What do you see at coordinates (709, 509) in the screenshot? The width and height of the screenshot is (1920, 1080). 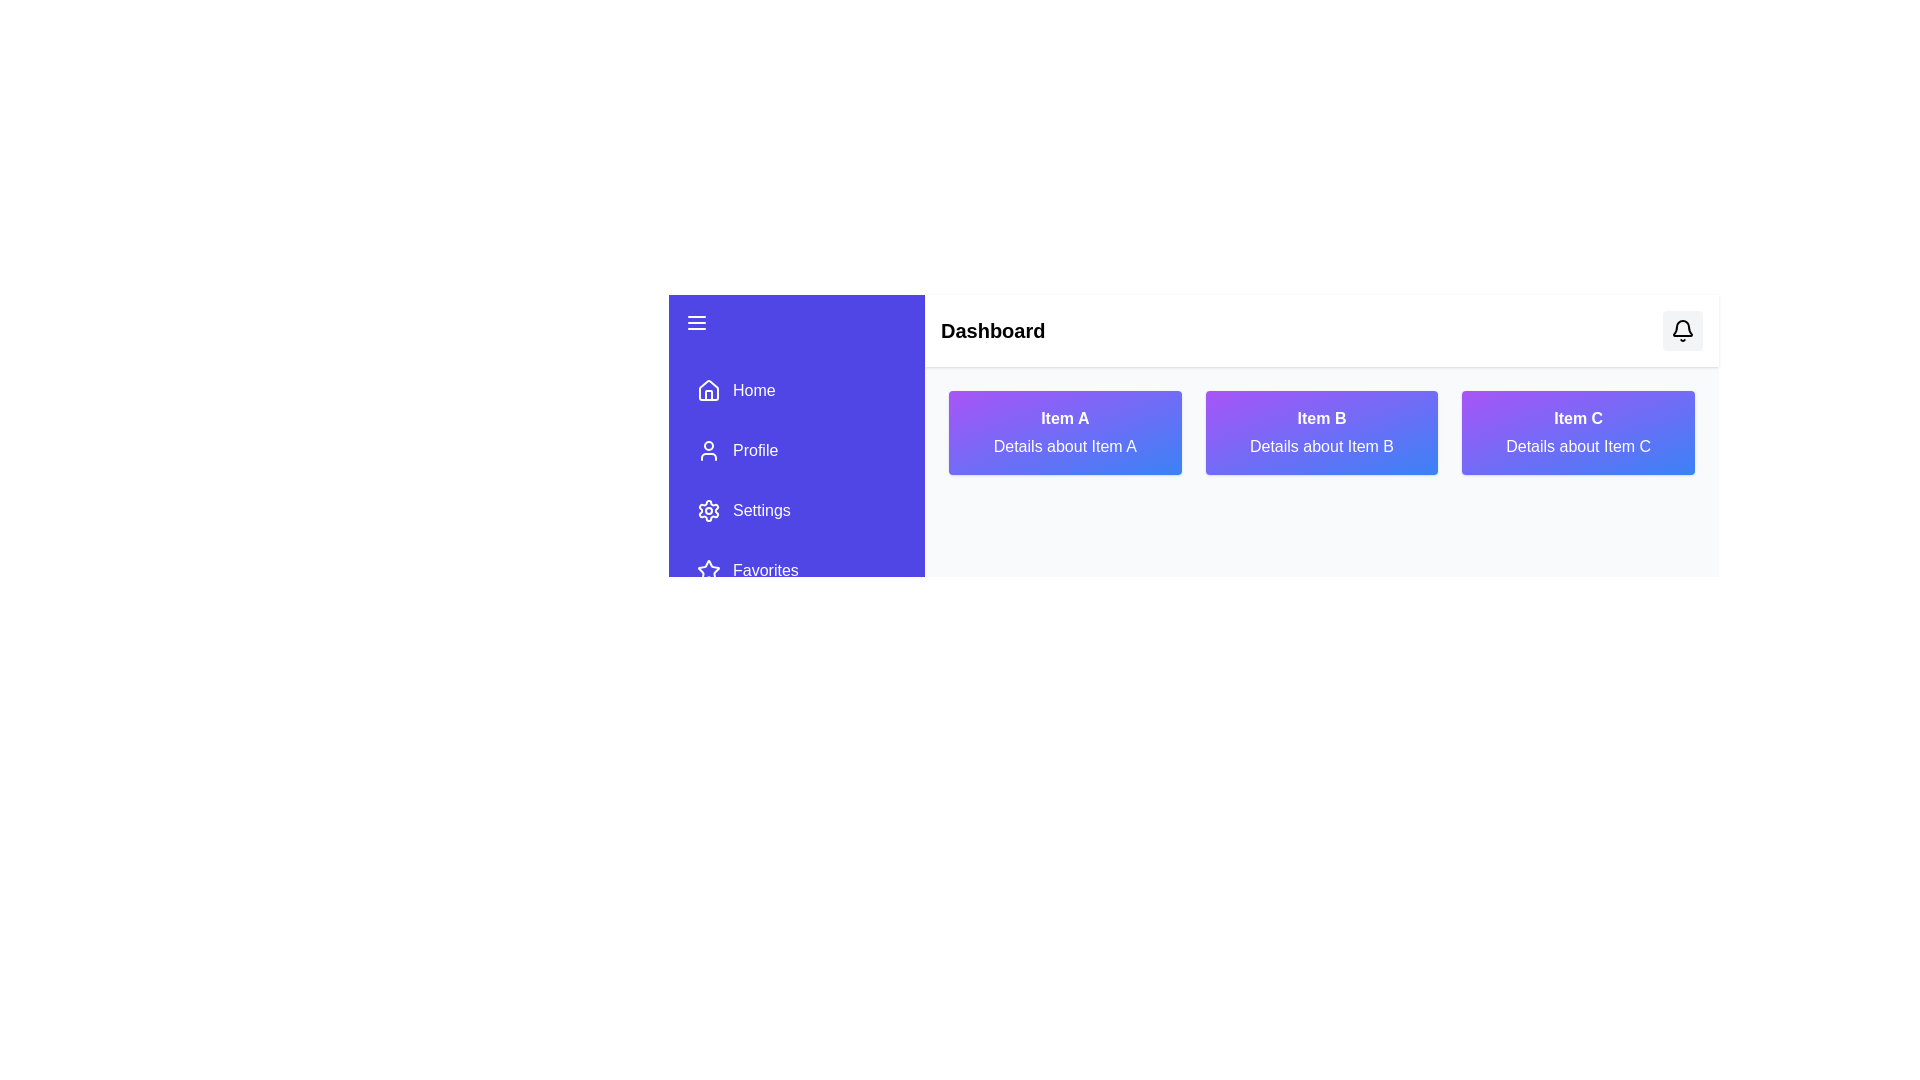 I see `the gear-shaped icon in the navigation sidebar` at bounding box center [709, 509].